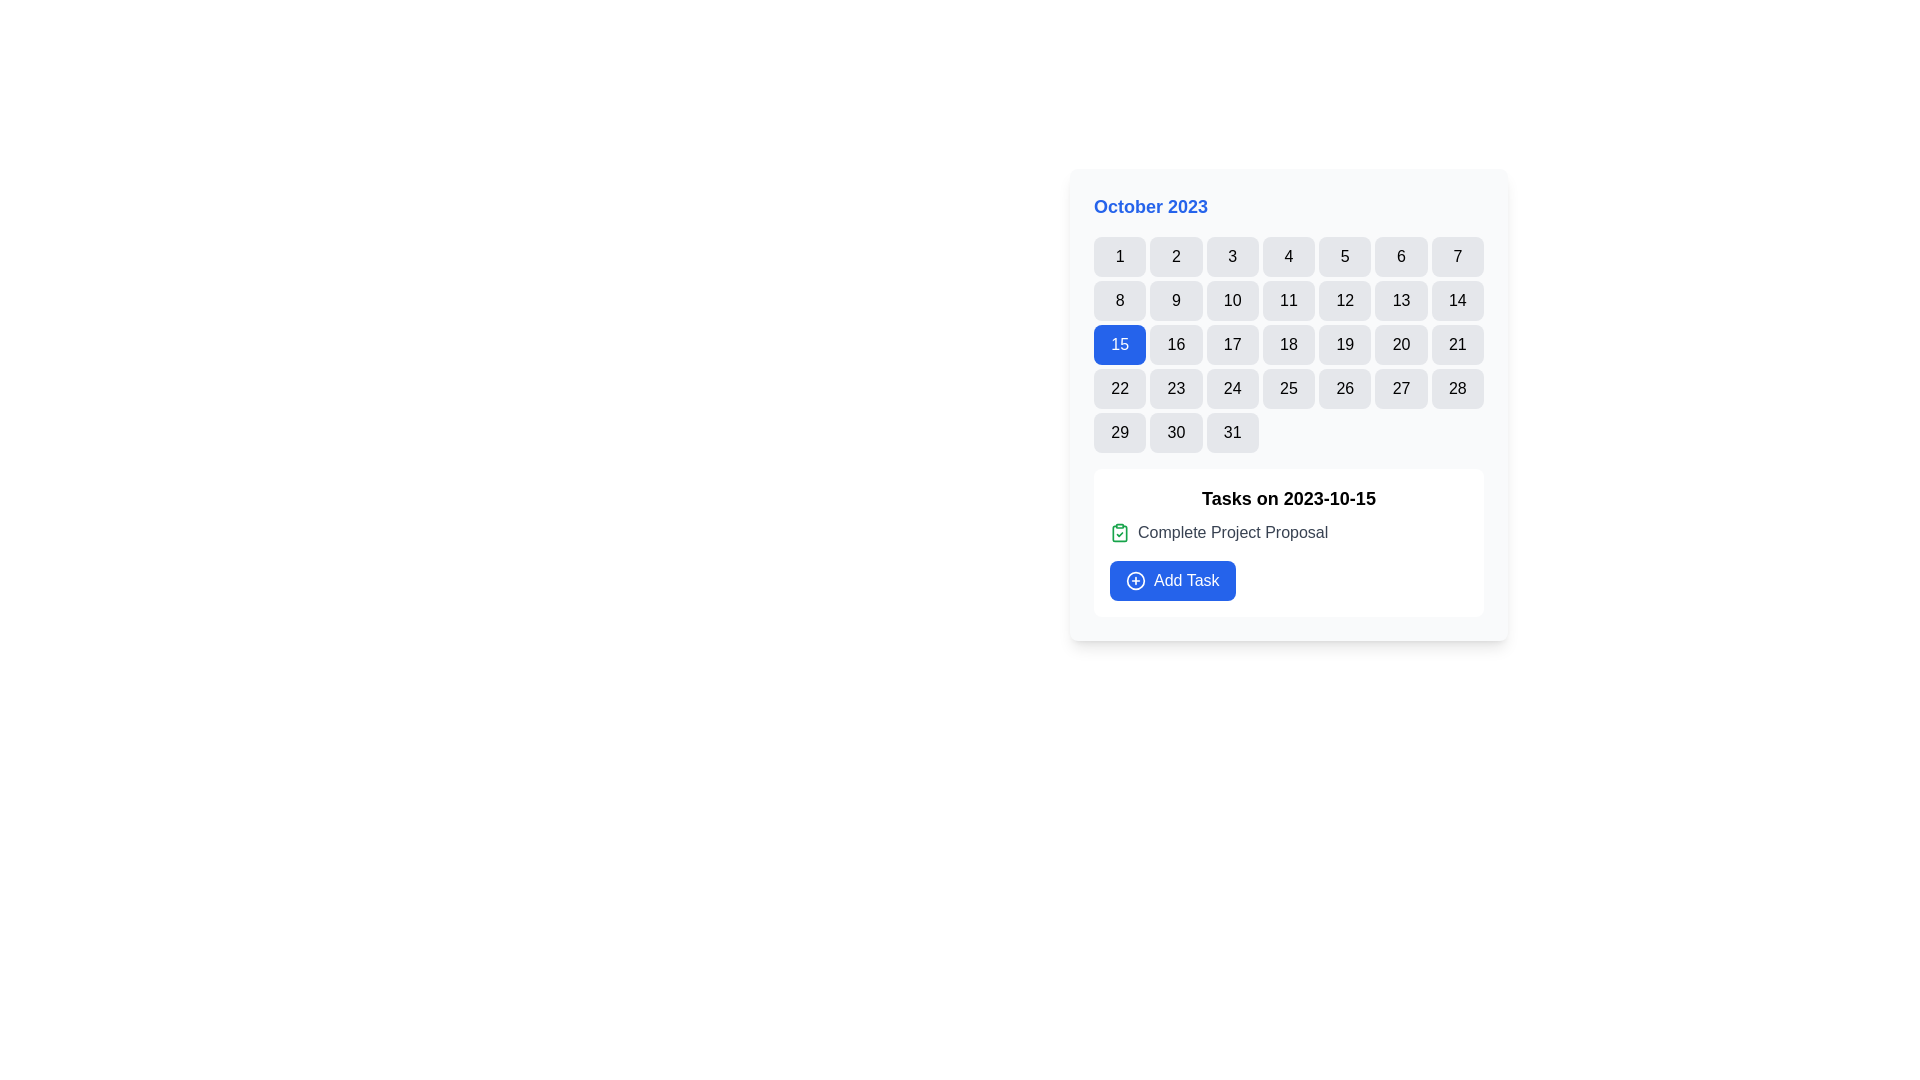 Image resolution: width=1920 pixels, height=1080 pixels. I want to click on the square button with a rounded-corner design, styled in light gray and containing the number '24' in bold black text, so click(1231, 389).